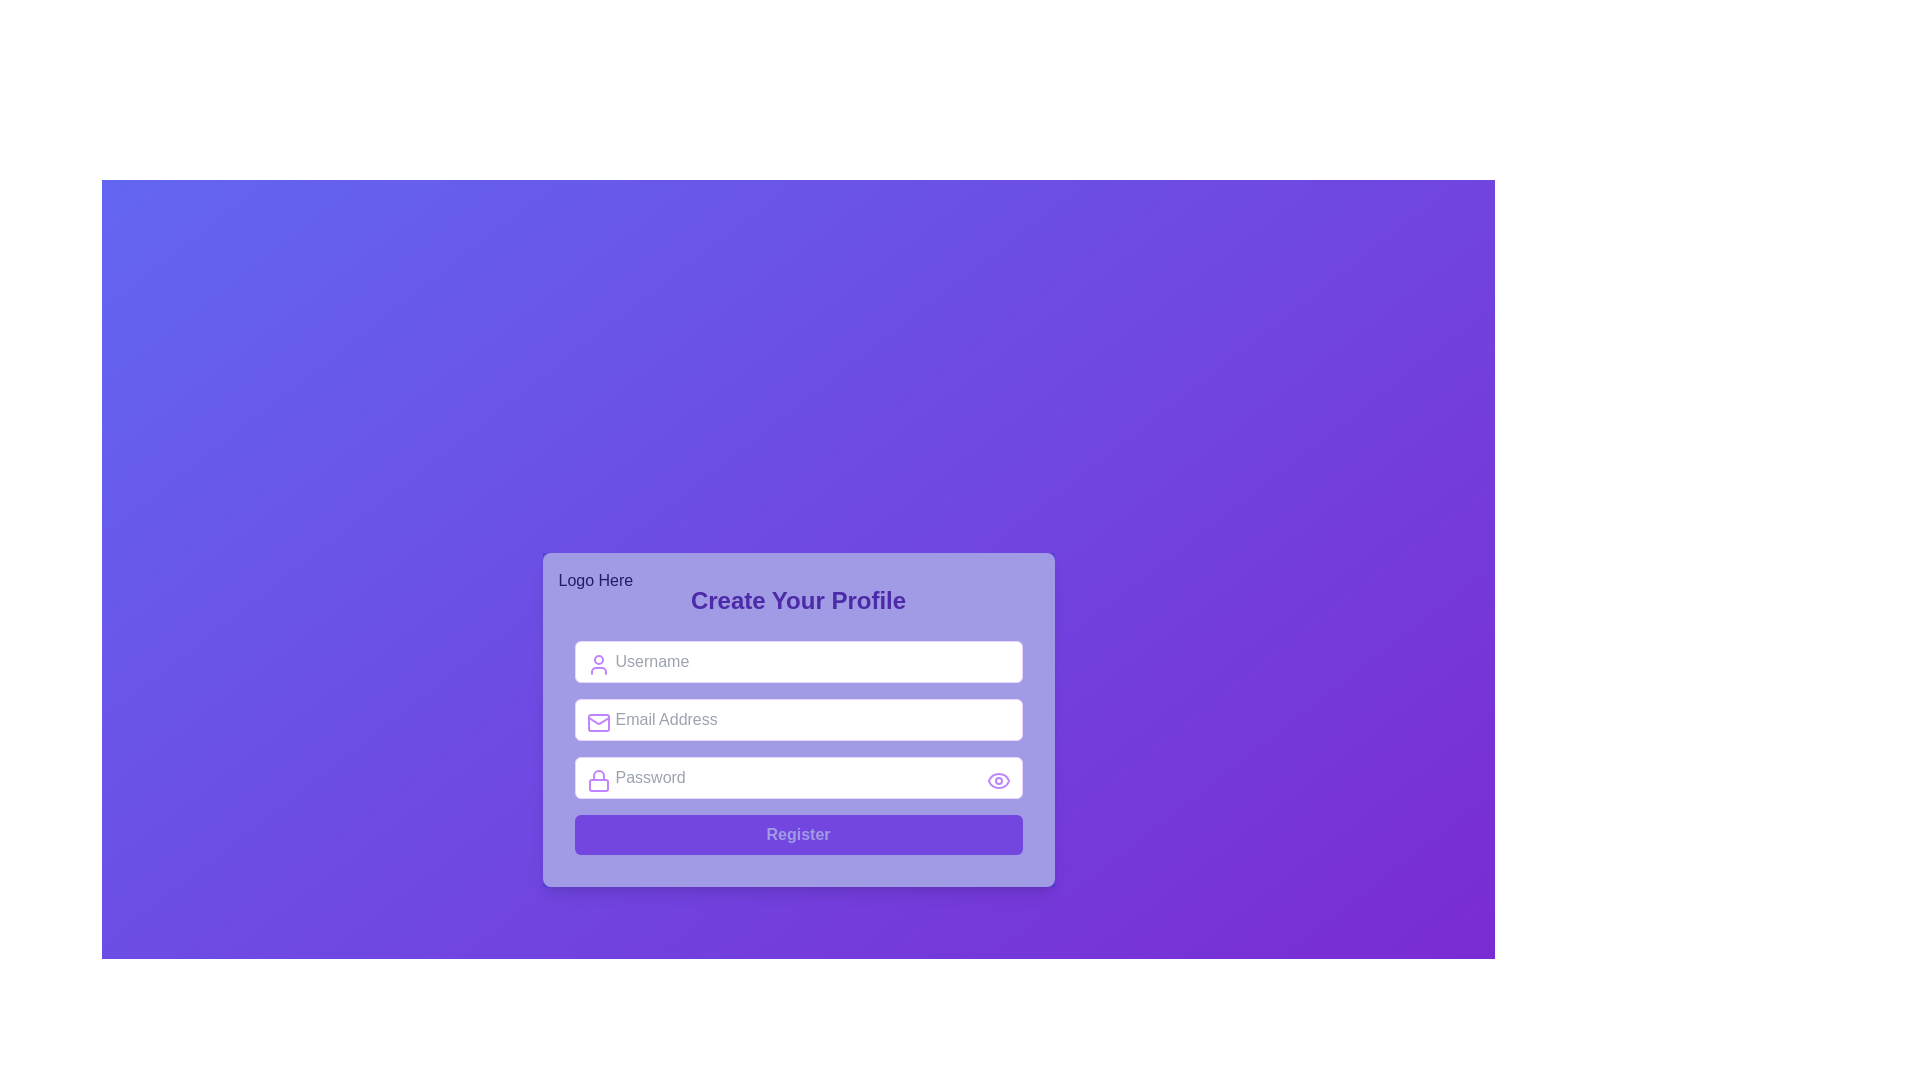 This screenshot has height=1080, width=1920. I want to click on the password visibility toggle button located at the right edge of the password input field, so click(998, 779).